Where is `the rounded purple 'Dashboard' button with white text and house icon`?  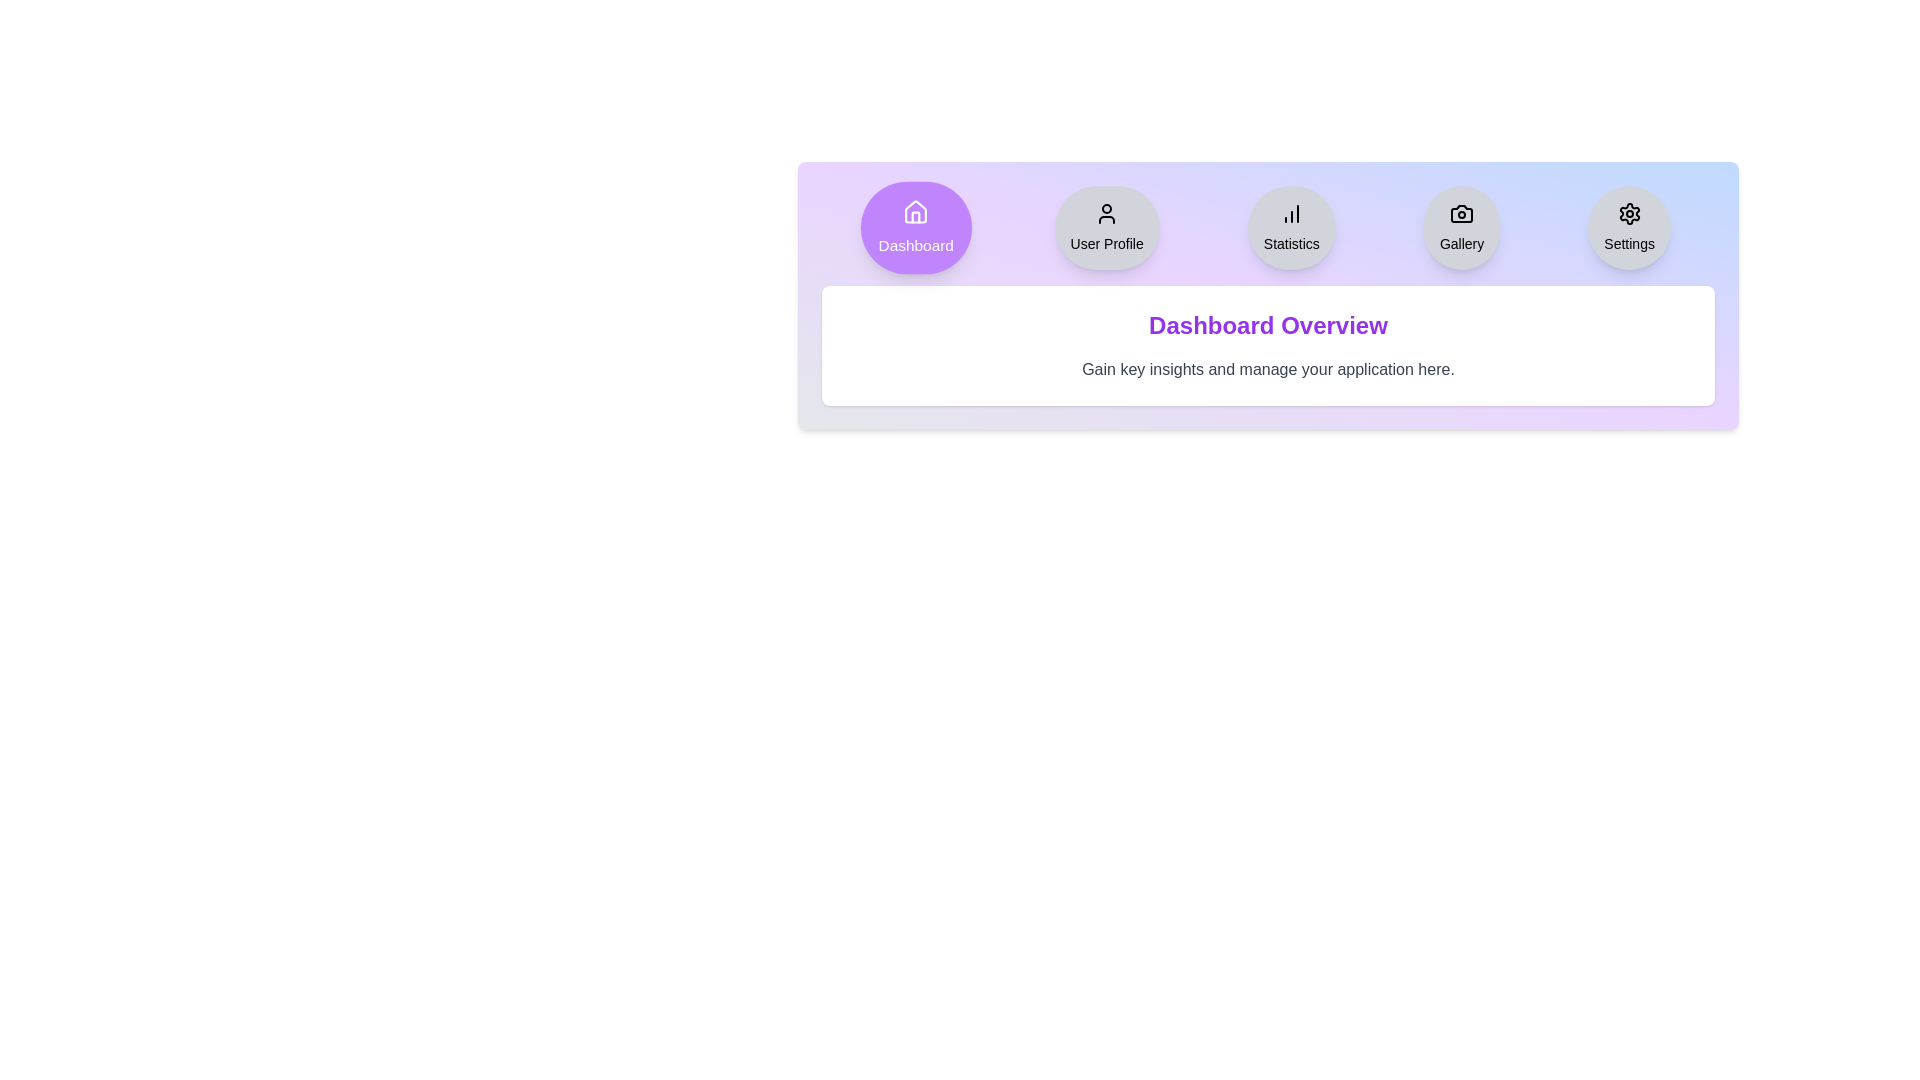
the rounded purple 'Dashboard' button with white text and house icon is located at coordinates (915, 226).